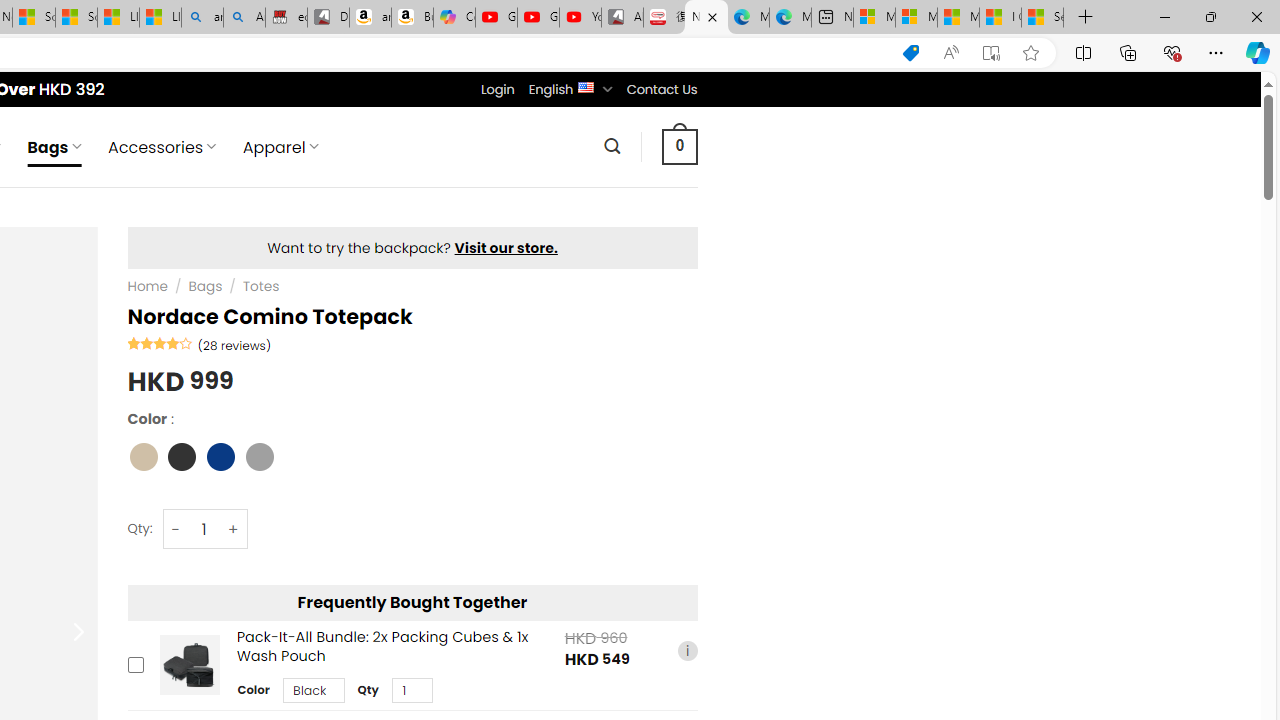 The height and width of the screenshot is (720, 1280). Describe the element at coordinates (176, 528) in the screenshot. I see `'-'` at that location.